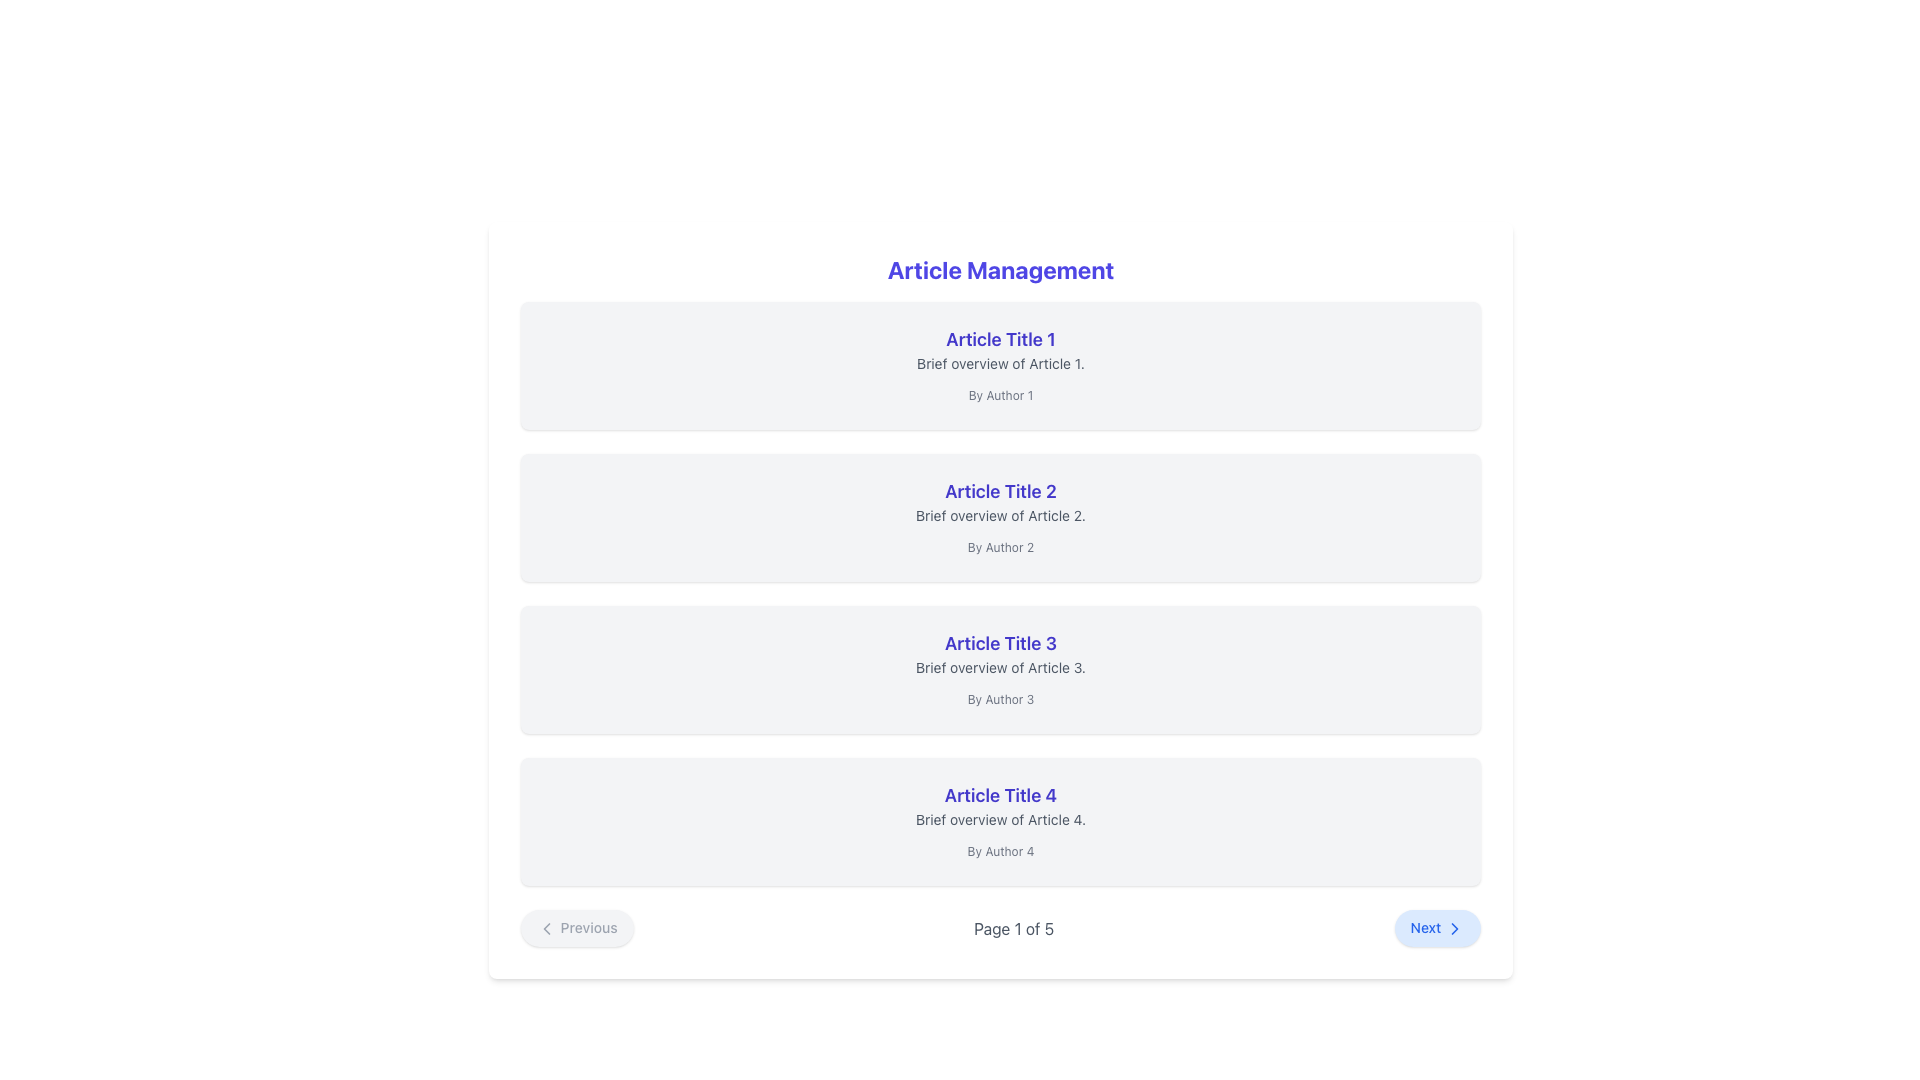 The height and width of the screenshot is (1080, 1920). What do you see at coordinates (1001, 270) in the screenshot?
I see `the centered header with the text 'Article Management'` at bounding box center [1001, 270].